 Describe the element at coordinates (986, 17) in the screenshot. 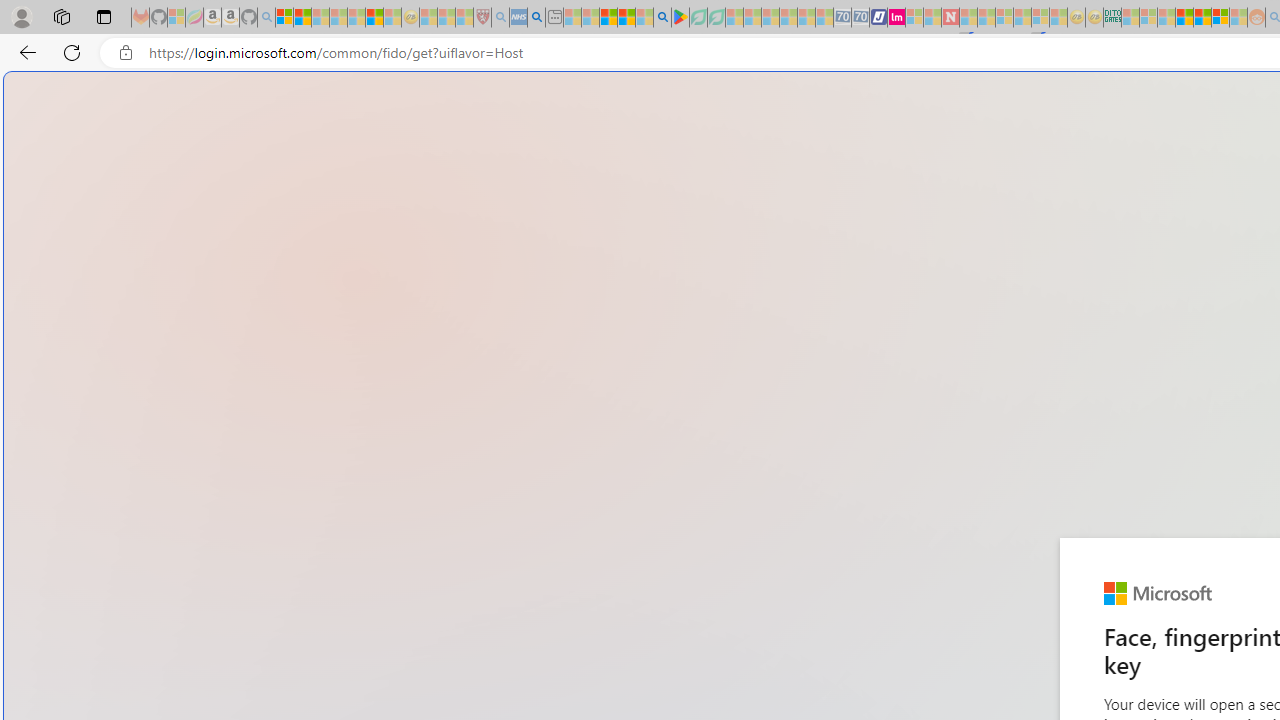

I see `'14 Common Myths Debunked By Scientific Facts - Sleeping'` at that location.